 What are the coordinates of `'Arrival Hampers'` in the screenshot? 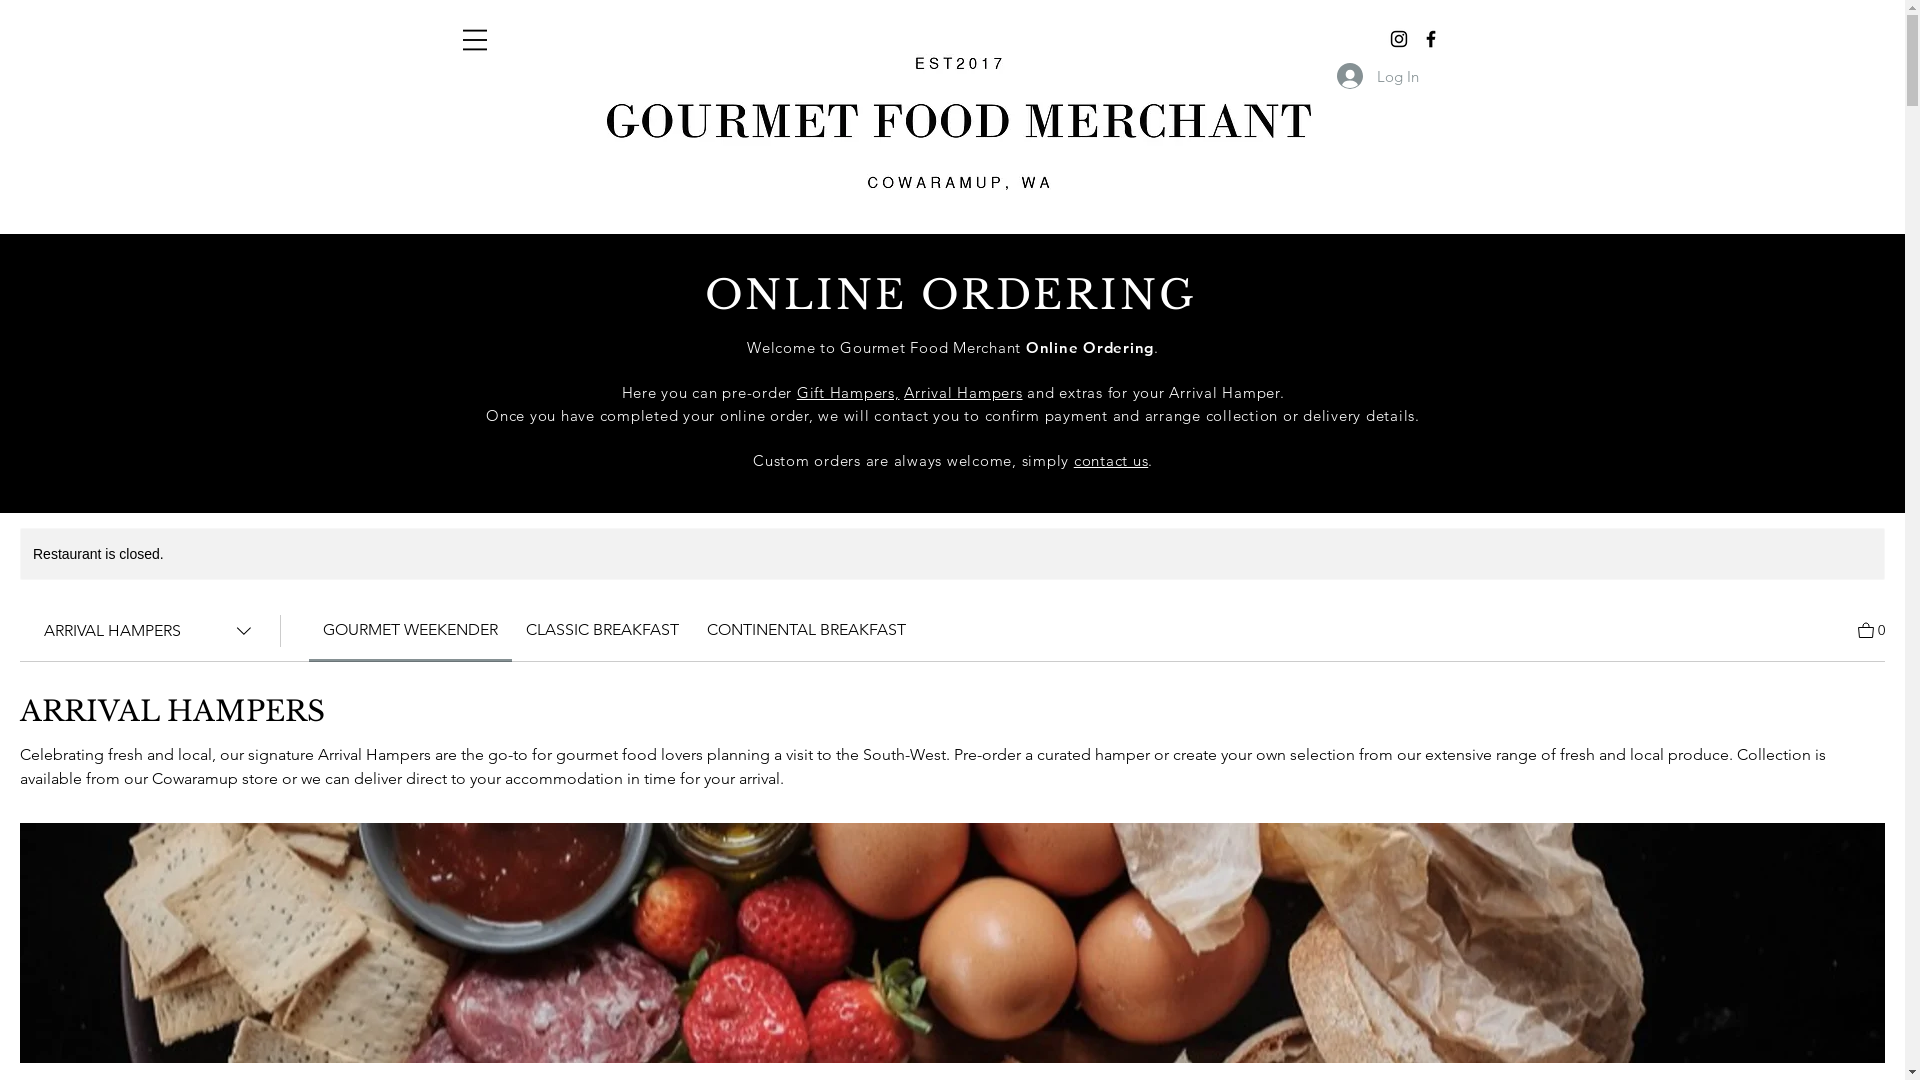 It's located at (963, 392).